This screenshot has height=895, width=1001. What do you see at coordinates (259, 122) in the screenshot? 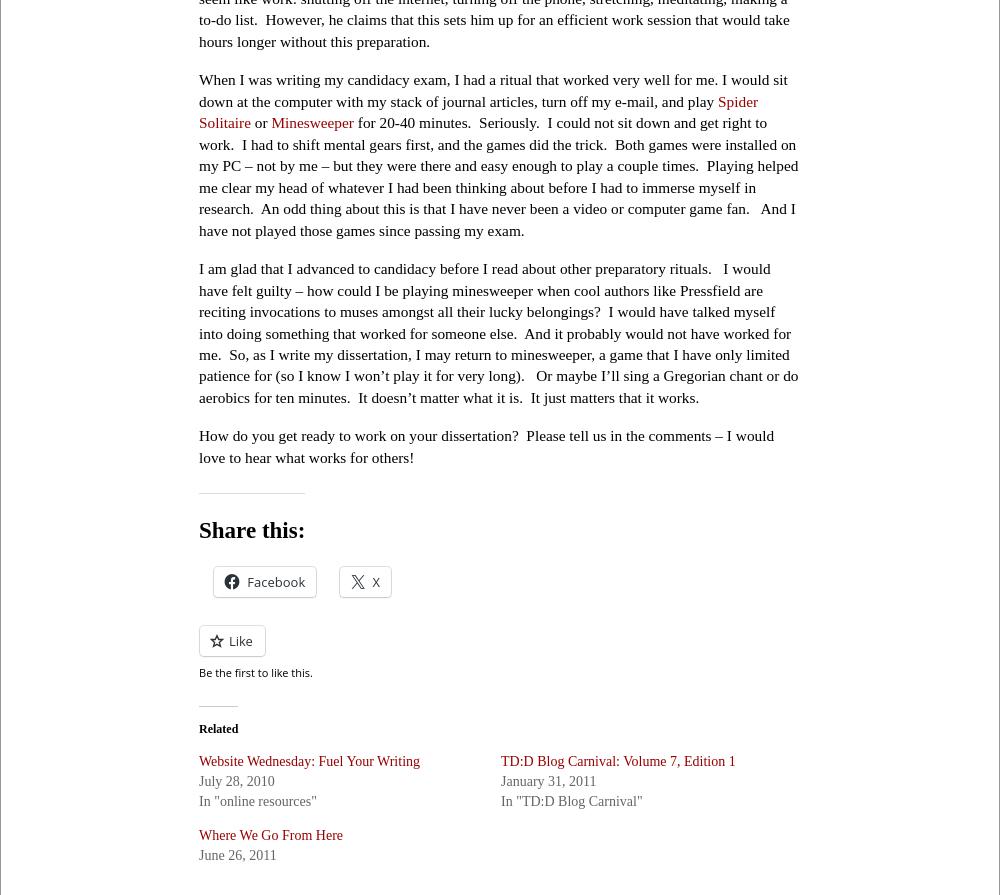
I see `'or'` at bounding box center [259, 122].